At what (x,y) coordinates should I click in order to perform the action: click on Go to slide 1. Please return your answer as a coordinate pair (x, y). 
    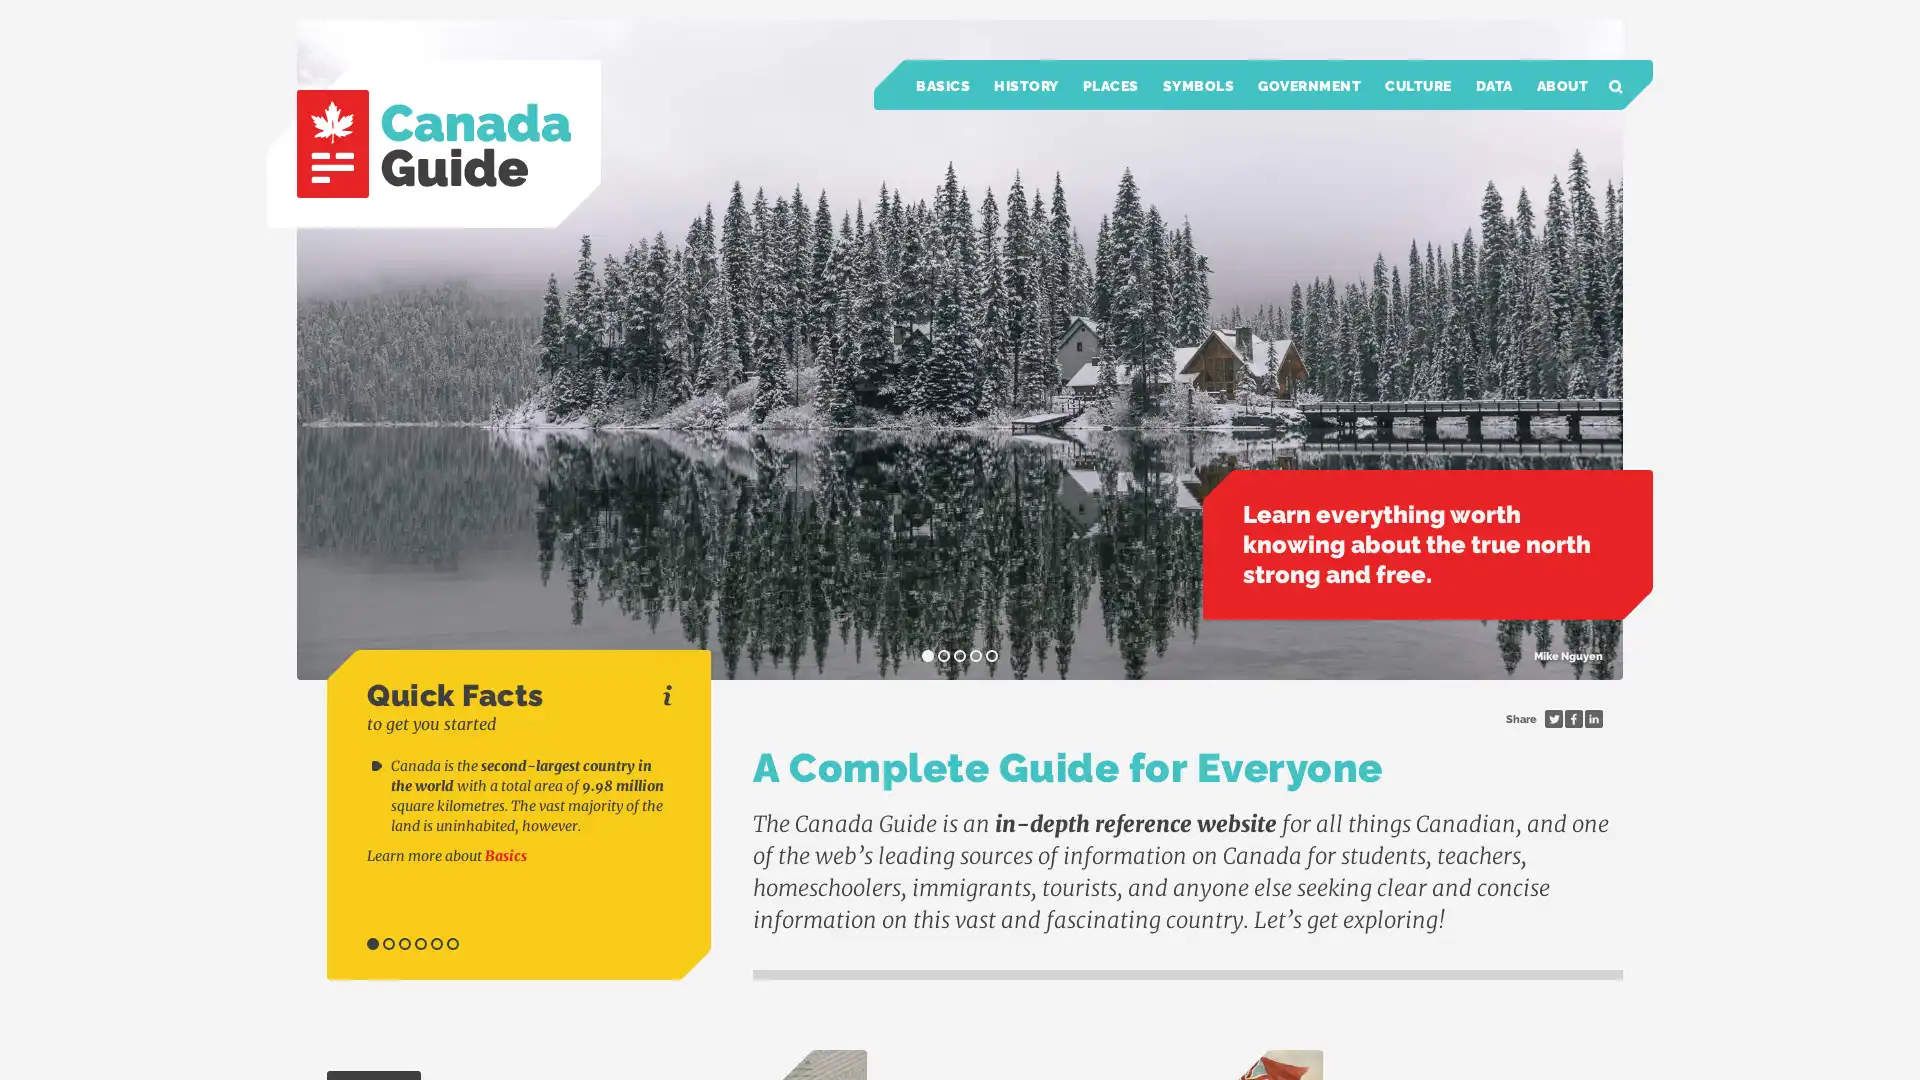
    Looking at the image, I should click on (373, 944).